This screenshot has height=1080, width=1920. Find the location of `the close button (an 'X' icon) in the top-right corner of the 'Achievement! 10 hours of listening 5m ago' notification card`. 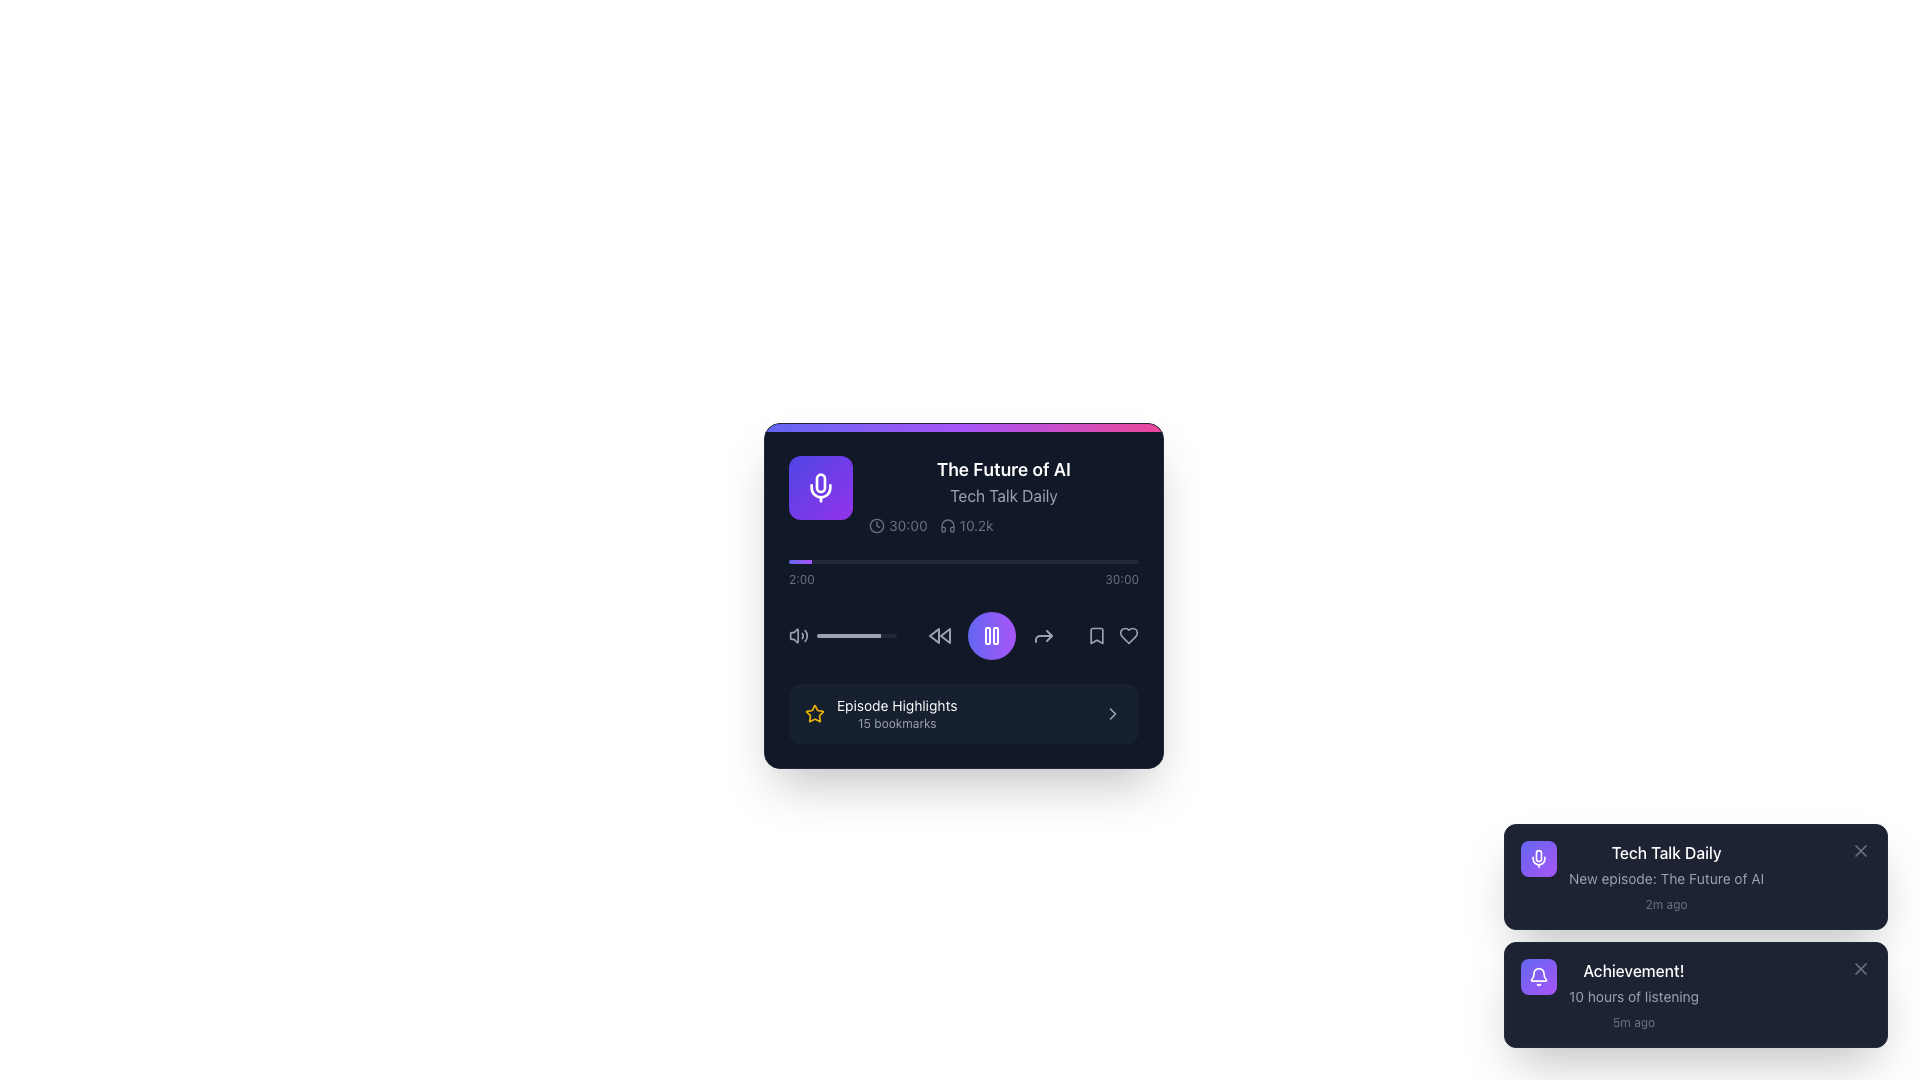

the close button (an 'X' icon) in the top-right corner of the 'Achievement! 10 hours of listening 5m ago' notification card is located at coordinates (1860, 967).